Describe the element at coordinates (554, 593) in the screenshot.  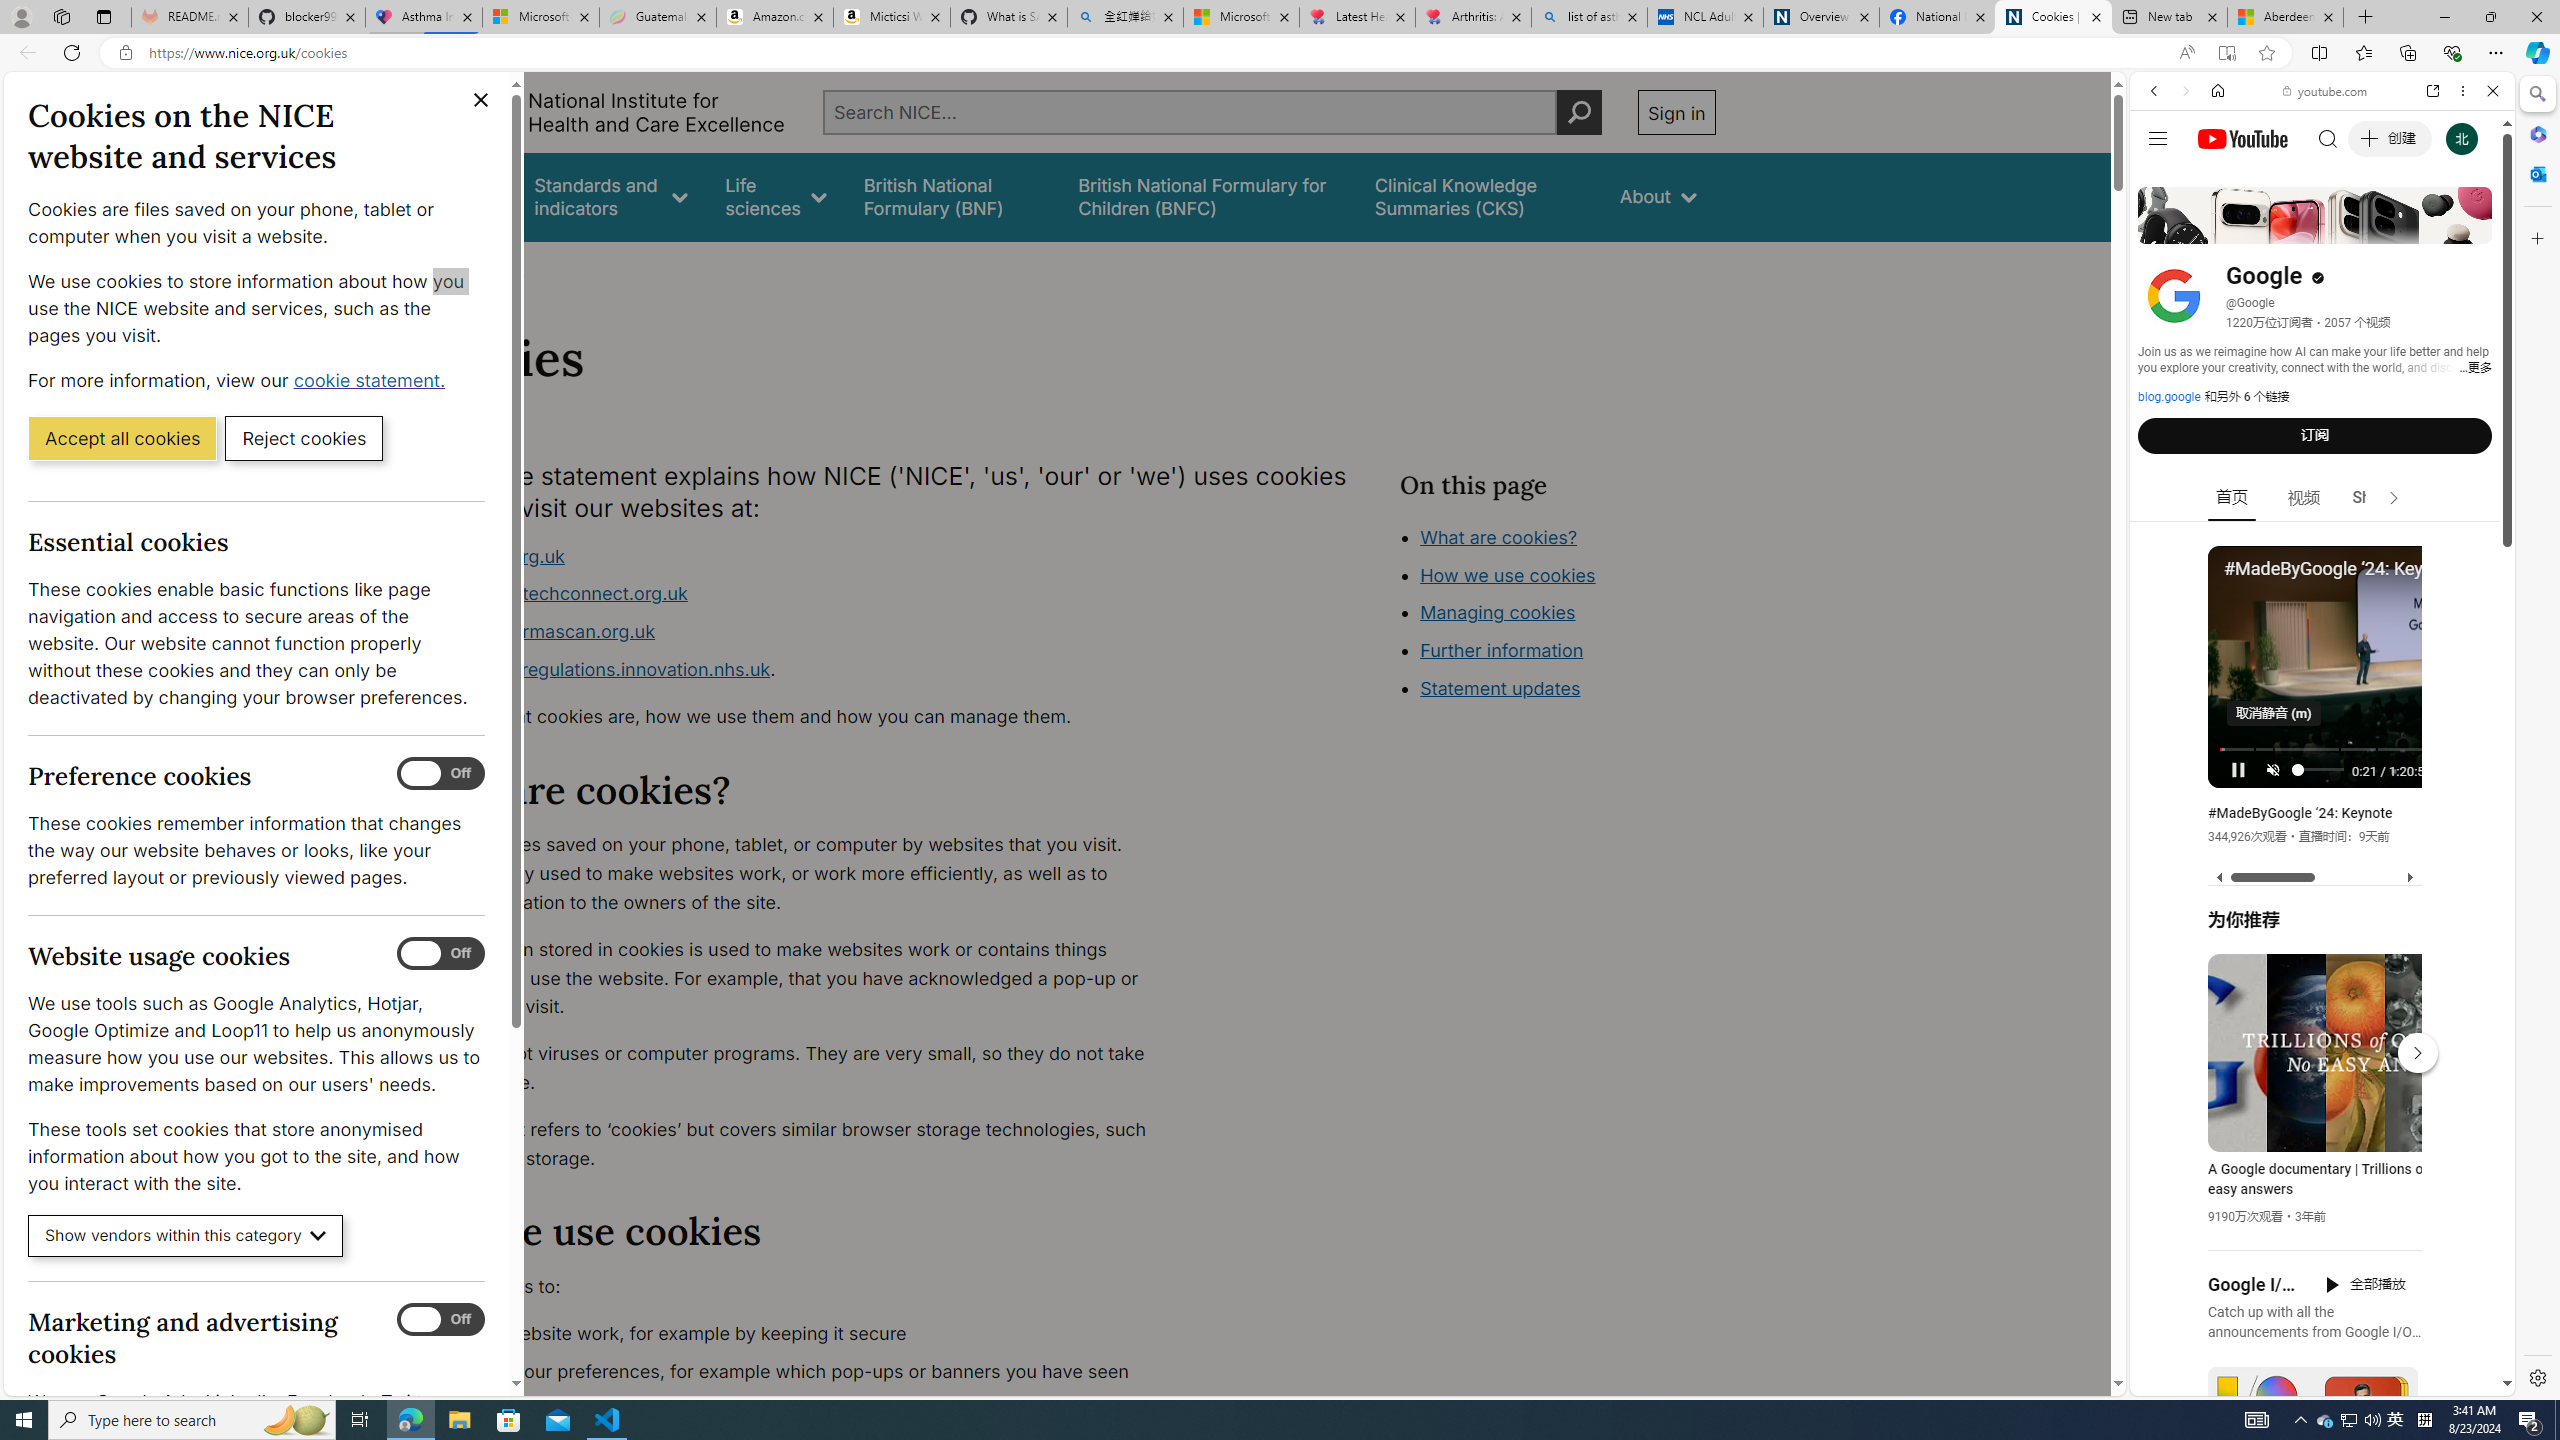
I see `'www.healthtechconnect.org.uk'` at that location.